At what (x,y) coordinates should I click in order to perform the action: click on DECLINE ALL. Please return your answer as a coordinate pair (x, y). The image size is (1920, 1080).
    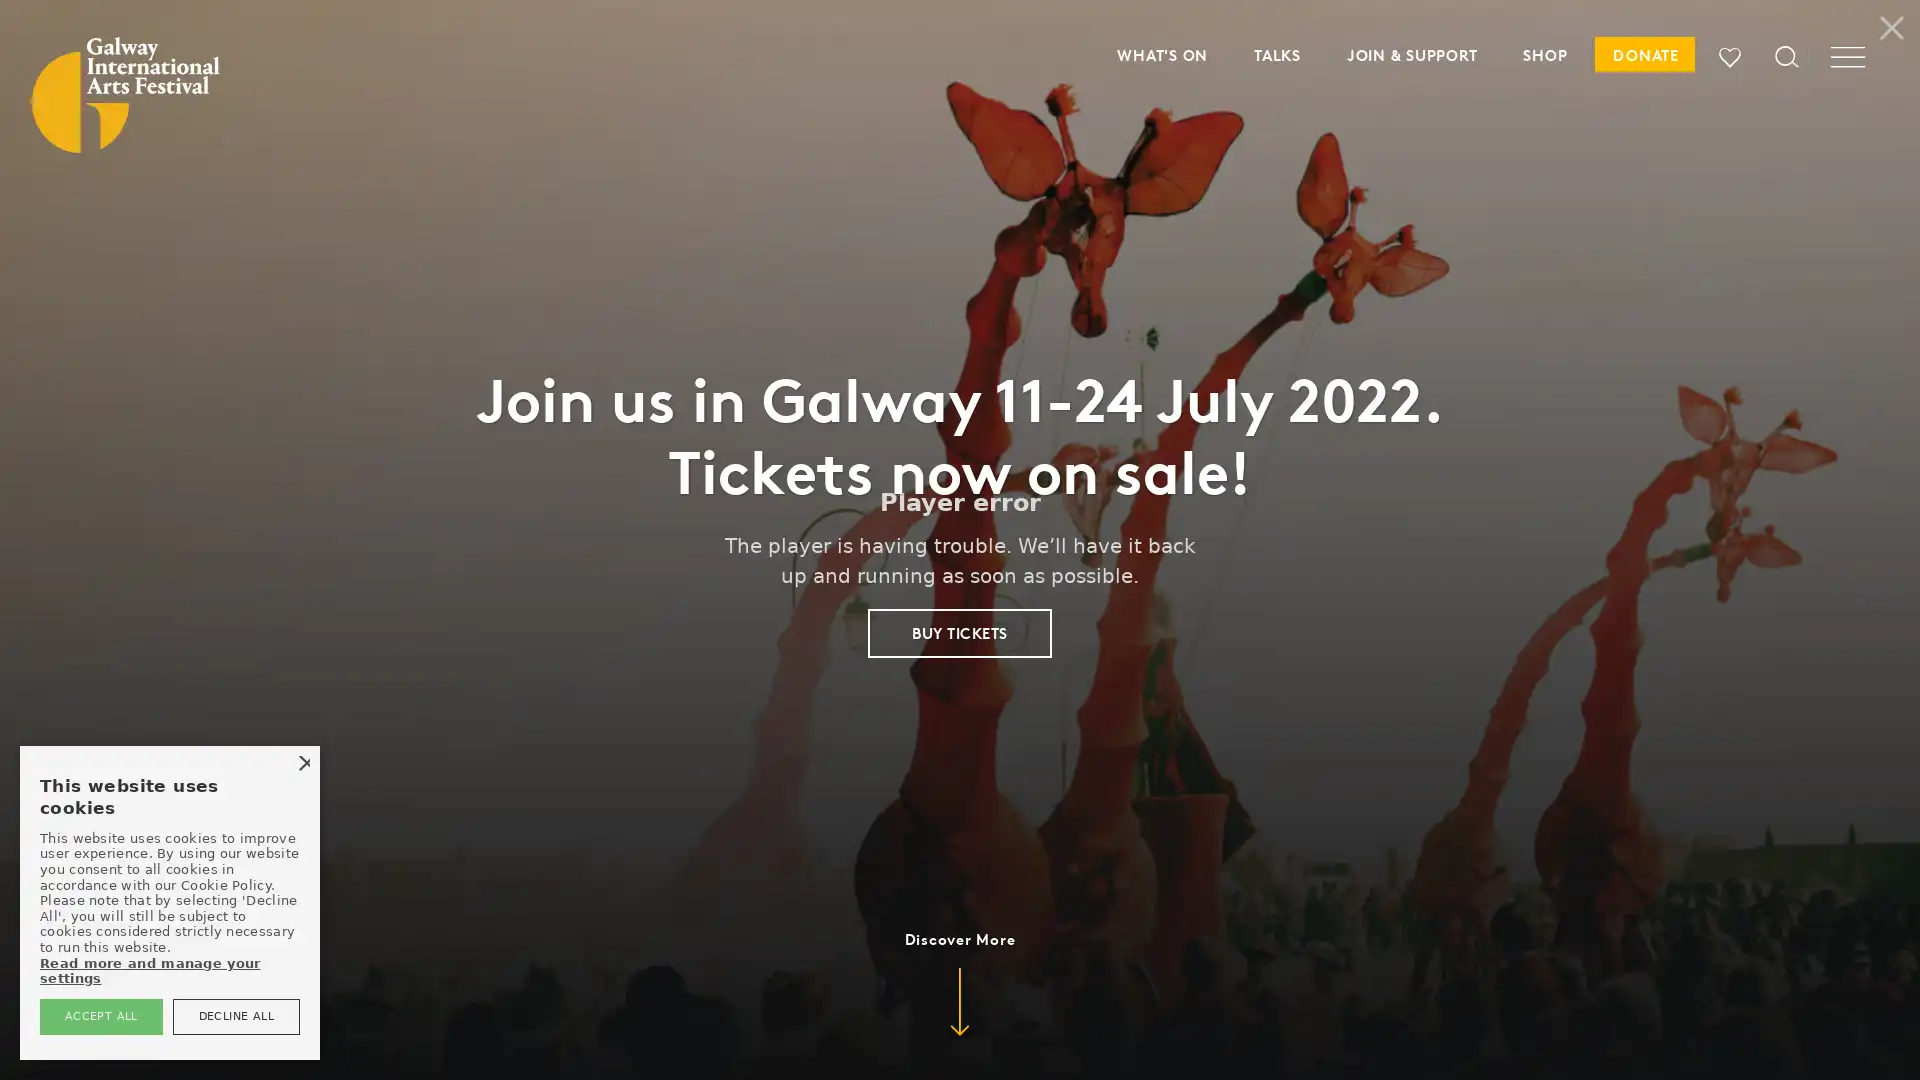
    Looking at the image, I should click on (235, 1016).